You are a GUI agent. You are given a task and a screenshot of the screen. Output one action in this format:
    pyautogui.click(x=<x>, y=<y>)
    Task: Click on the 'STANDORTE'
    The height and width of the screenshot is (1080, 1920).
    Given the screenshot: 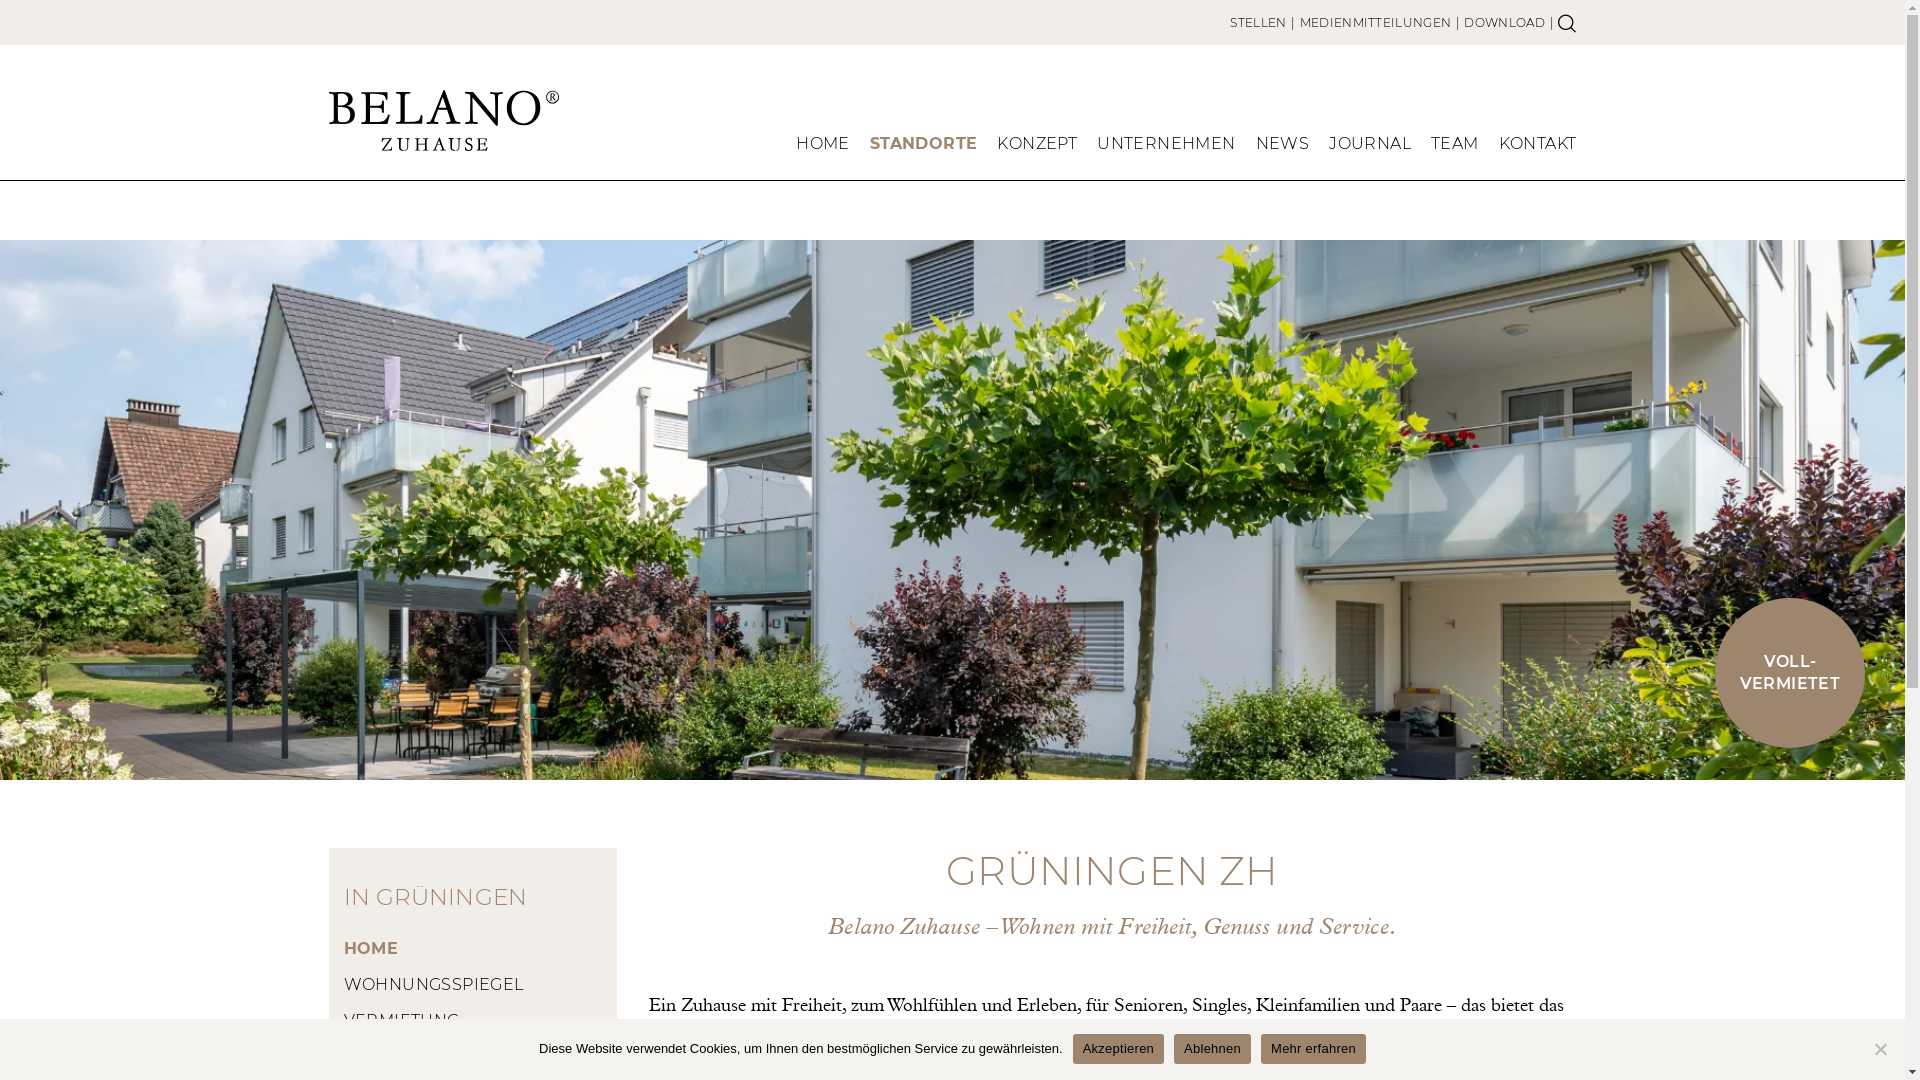 What is the action you would take?
    pyautogui.click(x=923, y=146)
    